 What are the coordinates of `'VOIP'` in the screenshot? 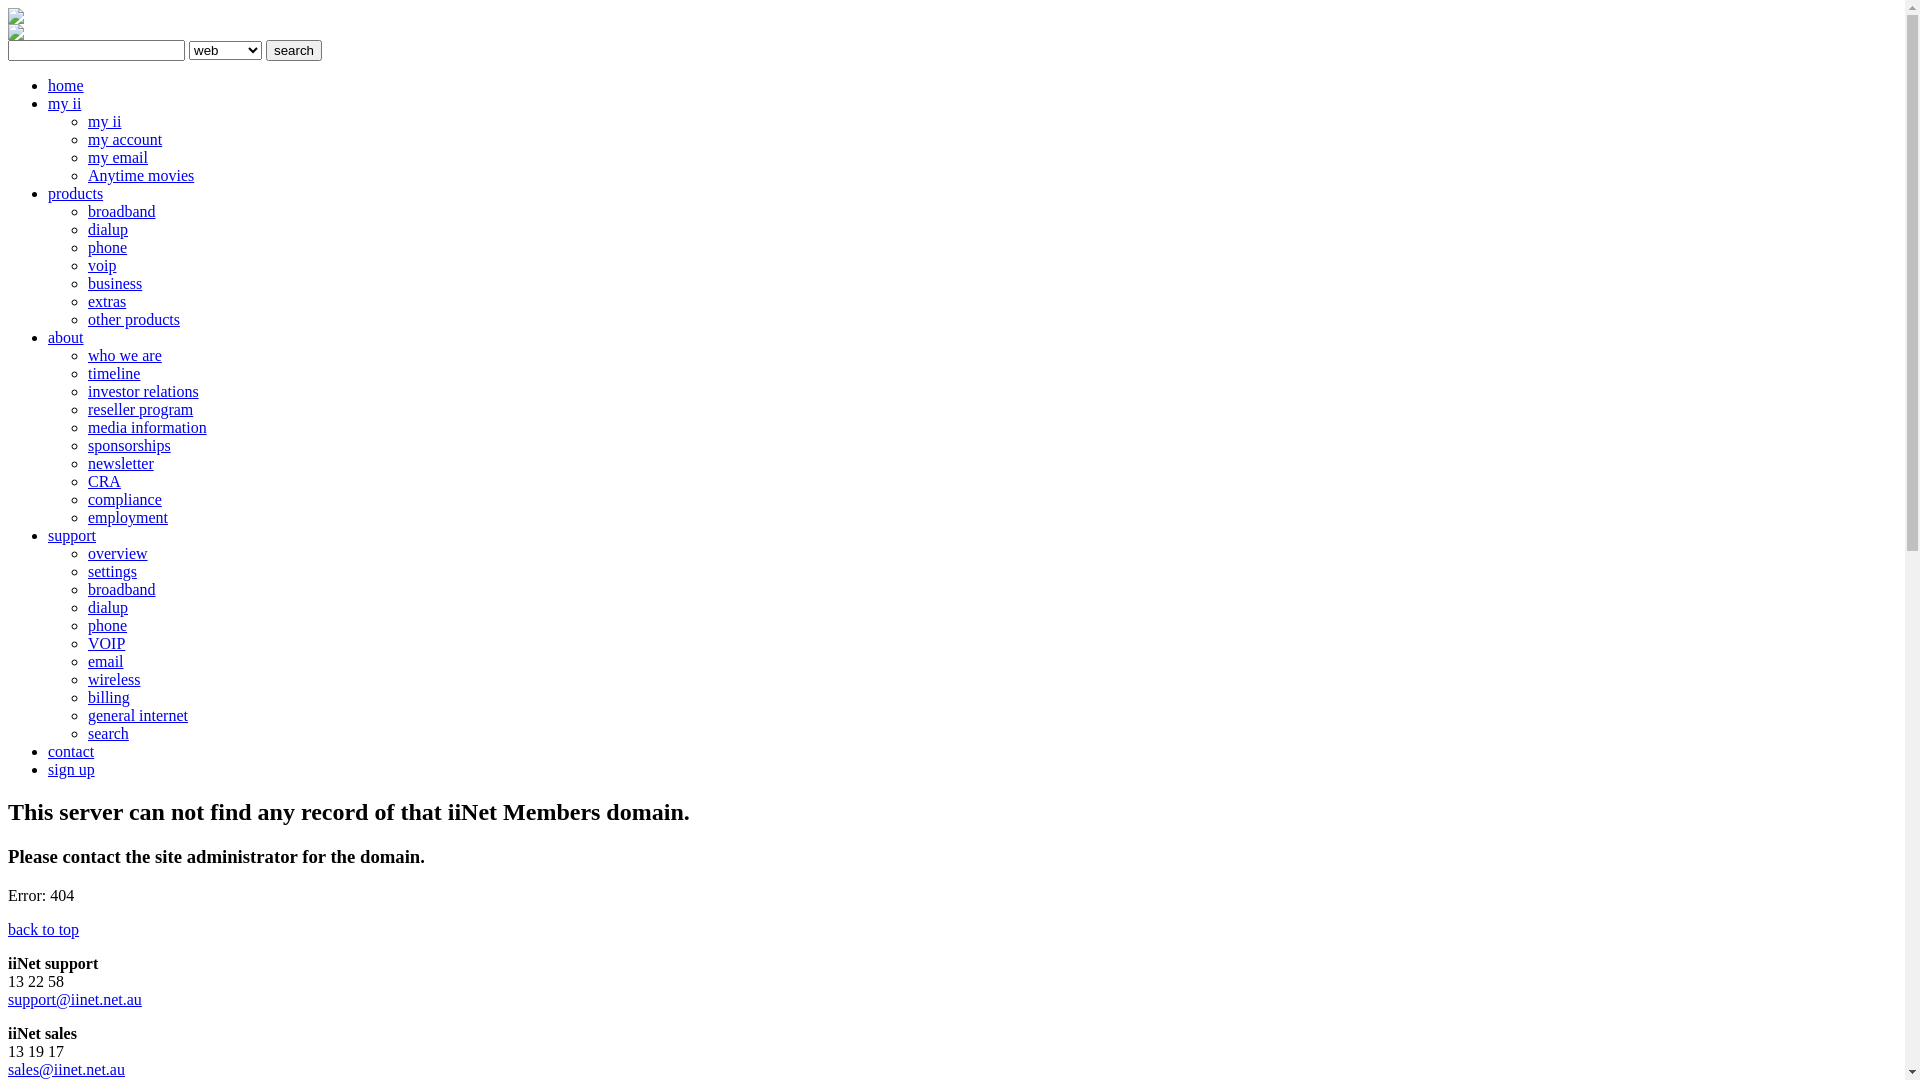 It's located at (86, 643).